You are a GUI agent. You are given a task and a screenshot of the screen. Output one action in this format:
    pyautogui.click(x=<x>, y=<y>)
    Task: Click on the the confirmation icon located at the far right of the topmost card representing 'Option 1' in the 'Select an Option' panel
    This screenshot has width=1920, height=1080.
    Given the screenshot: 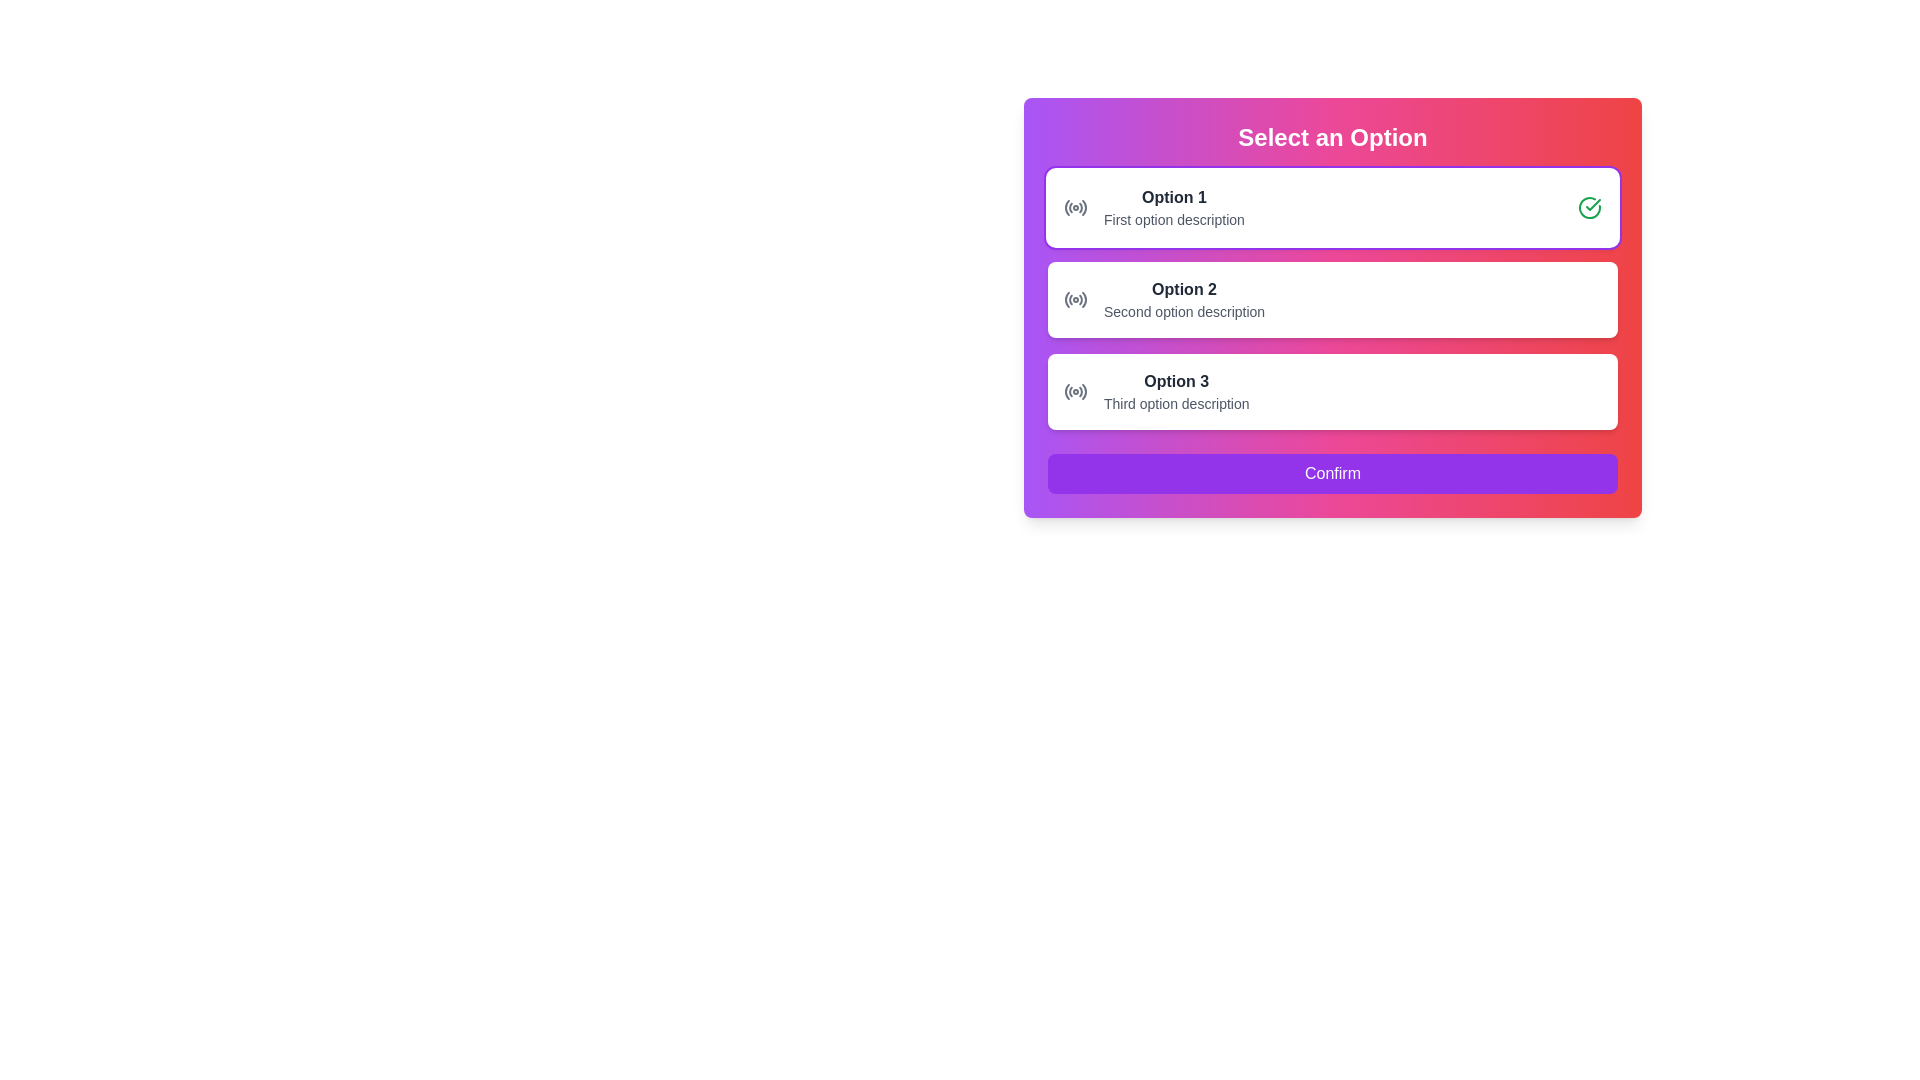 What is the action you would take?
    pyautogui.click(x=1588, y=208)
    